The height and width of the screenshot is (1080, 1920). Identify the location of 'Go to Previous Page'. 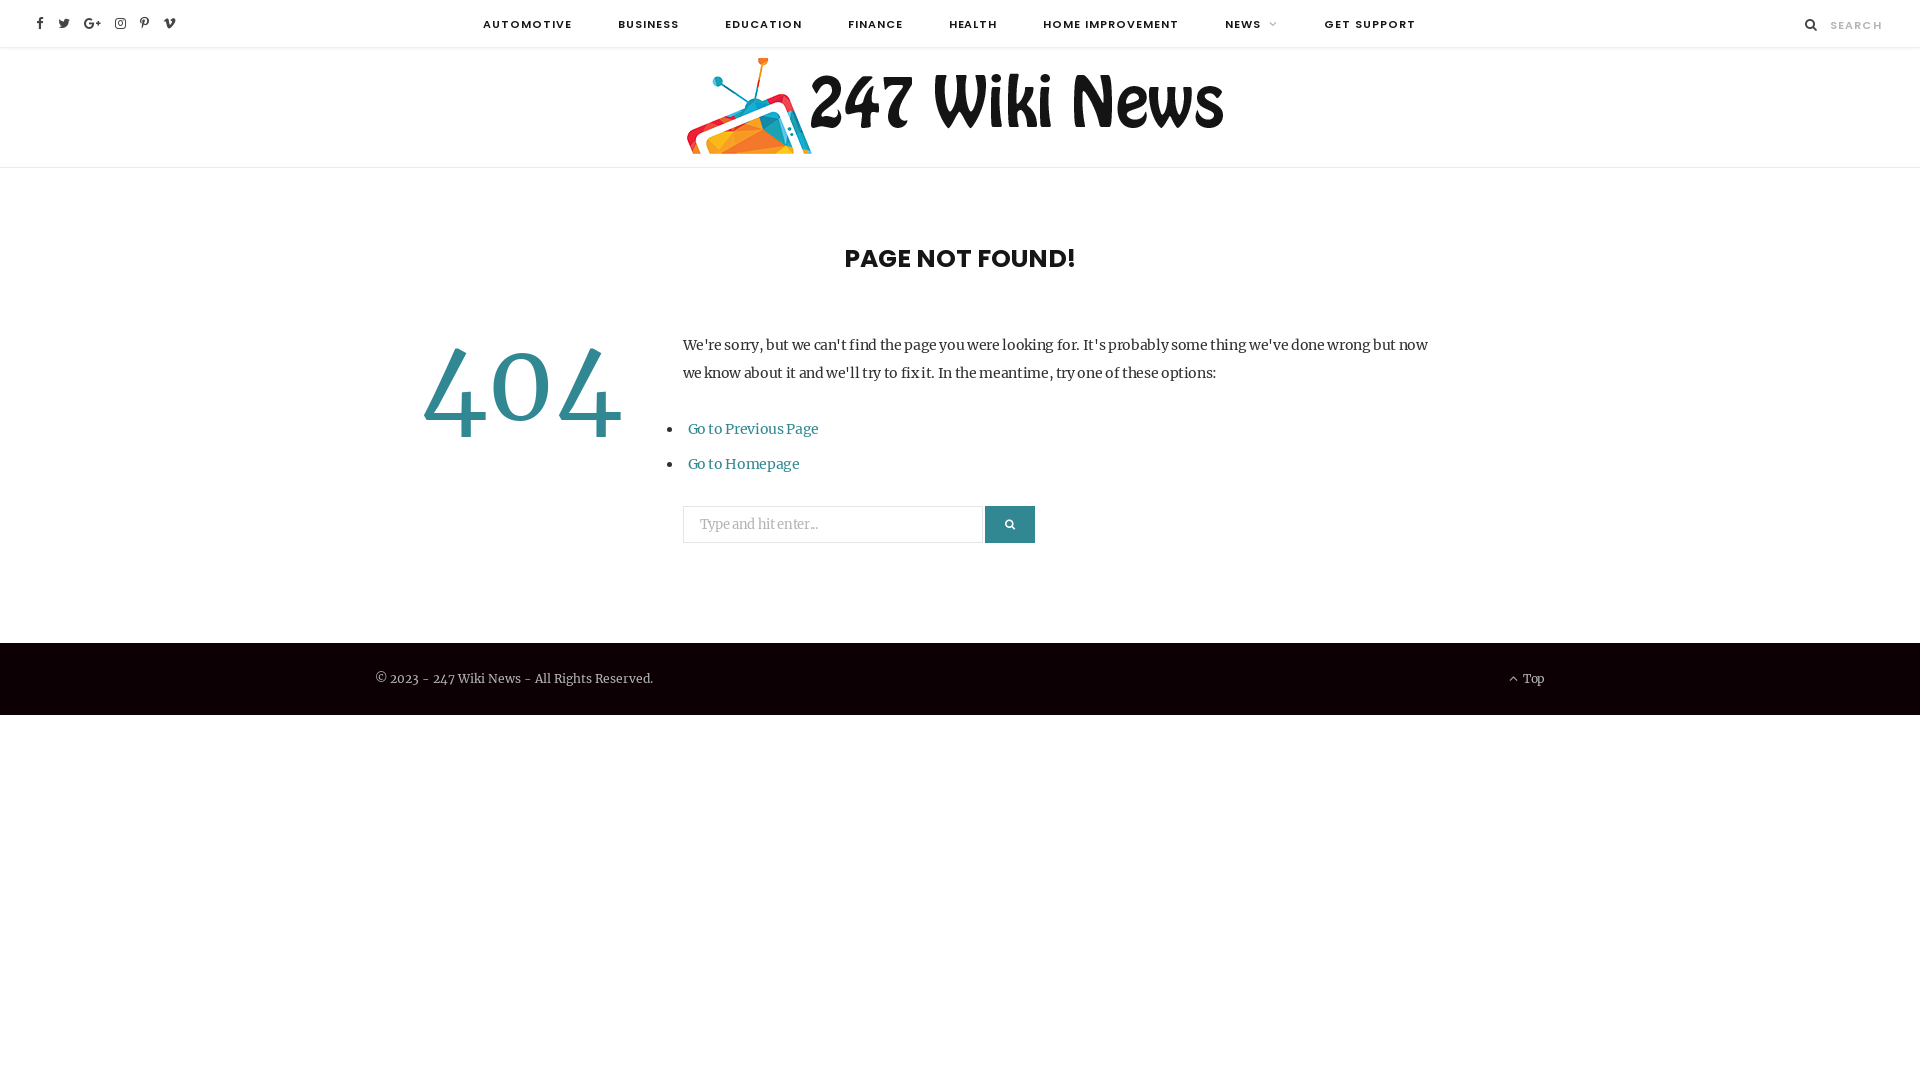
(752, 427).